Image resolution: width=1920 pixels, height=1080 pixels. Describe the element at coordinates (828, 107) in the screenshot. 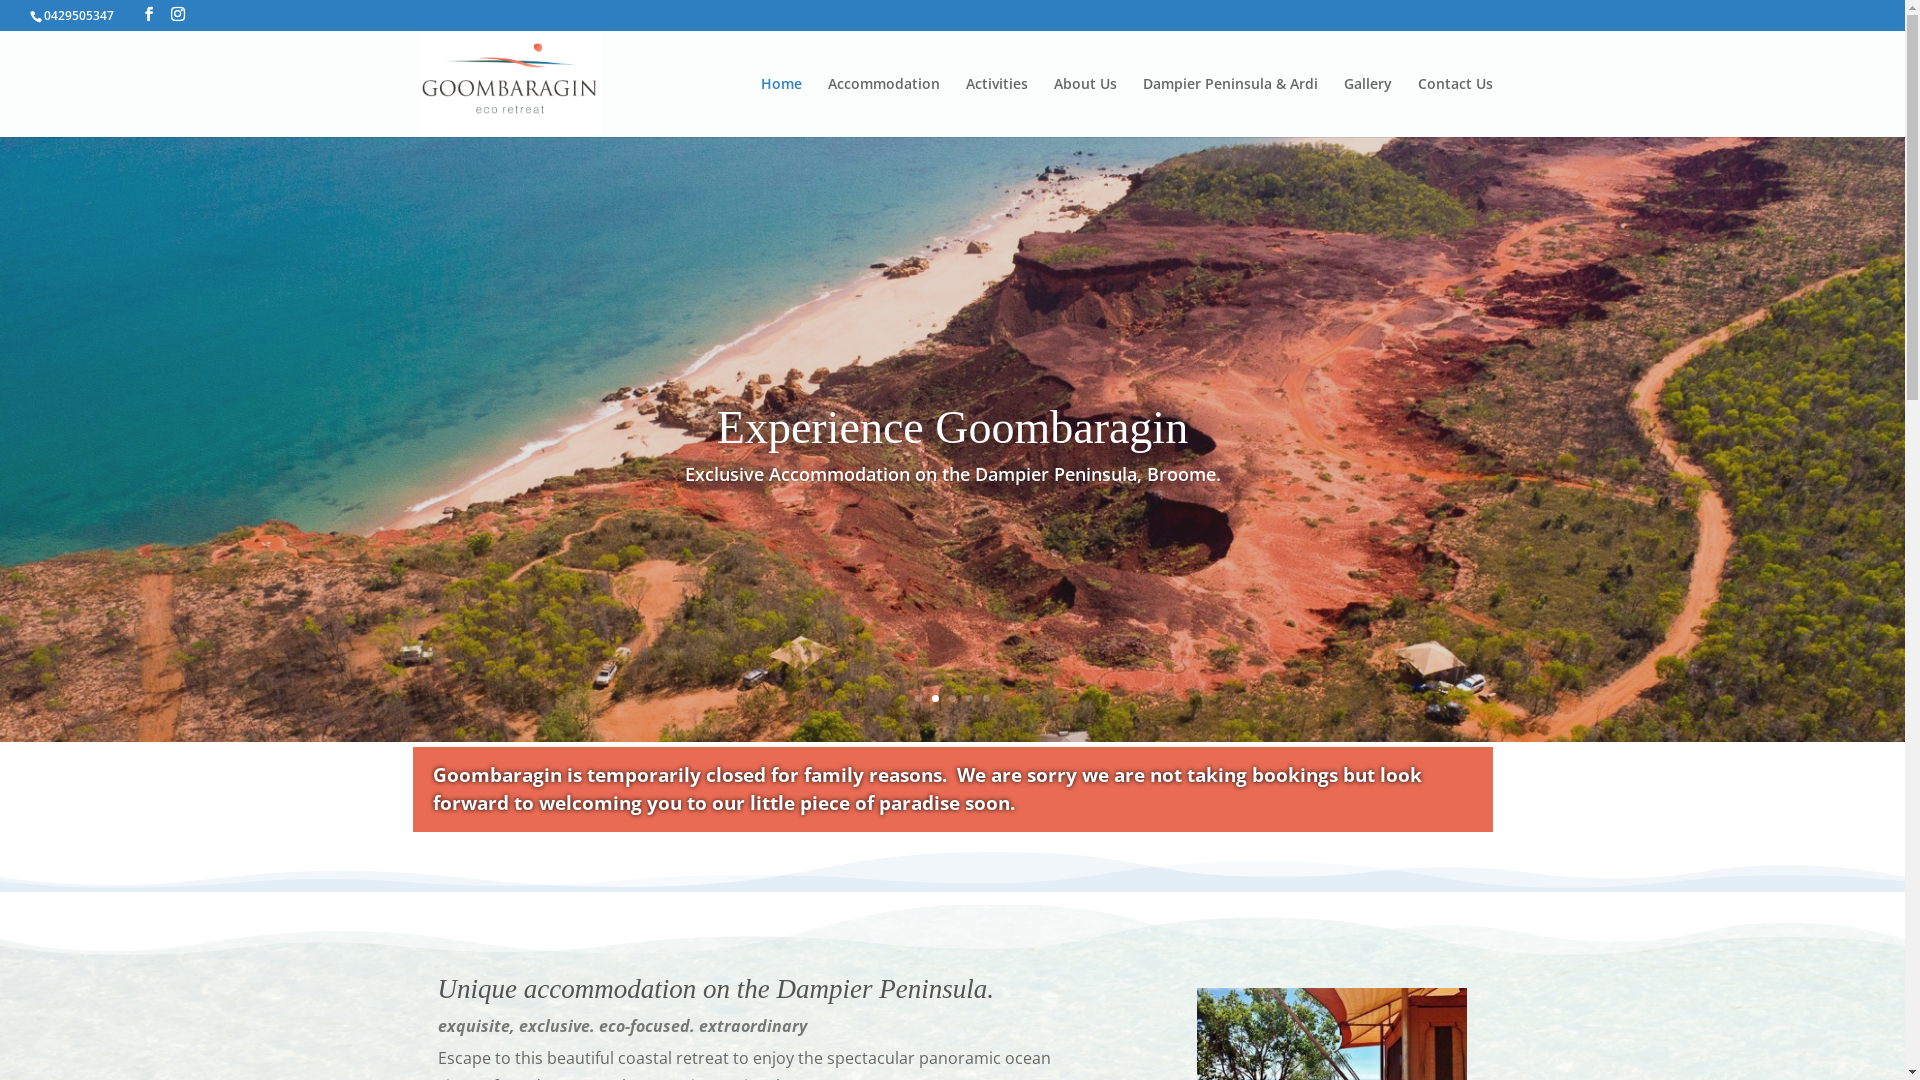

I see `'Accommodation'` at that location.